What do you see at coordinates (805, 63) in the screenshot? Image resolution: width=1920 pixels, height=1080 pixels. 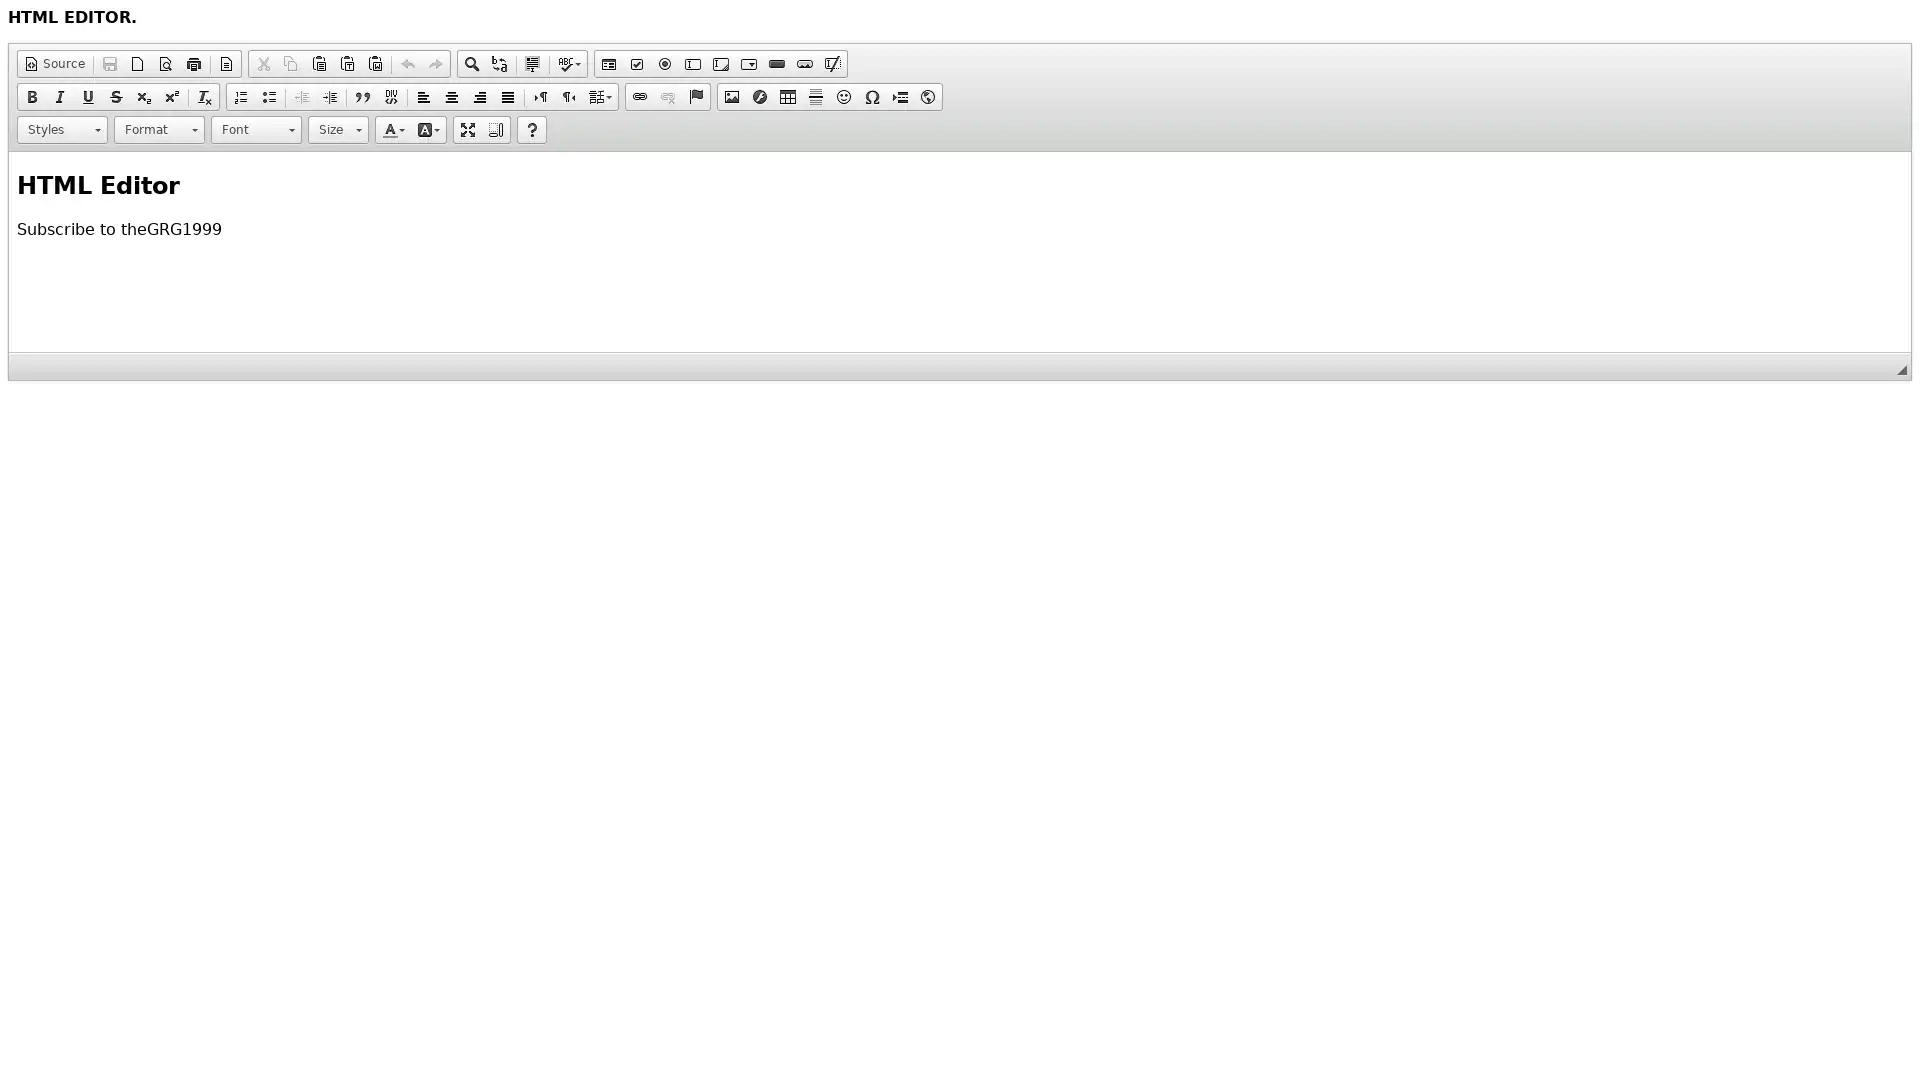 I see `Image Button` at bounding box center [805, 63].